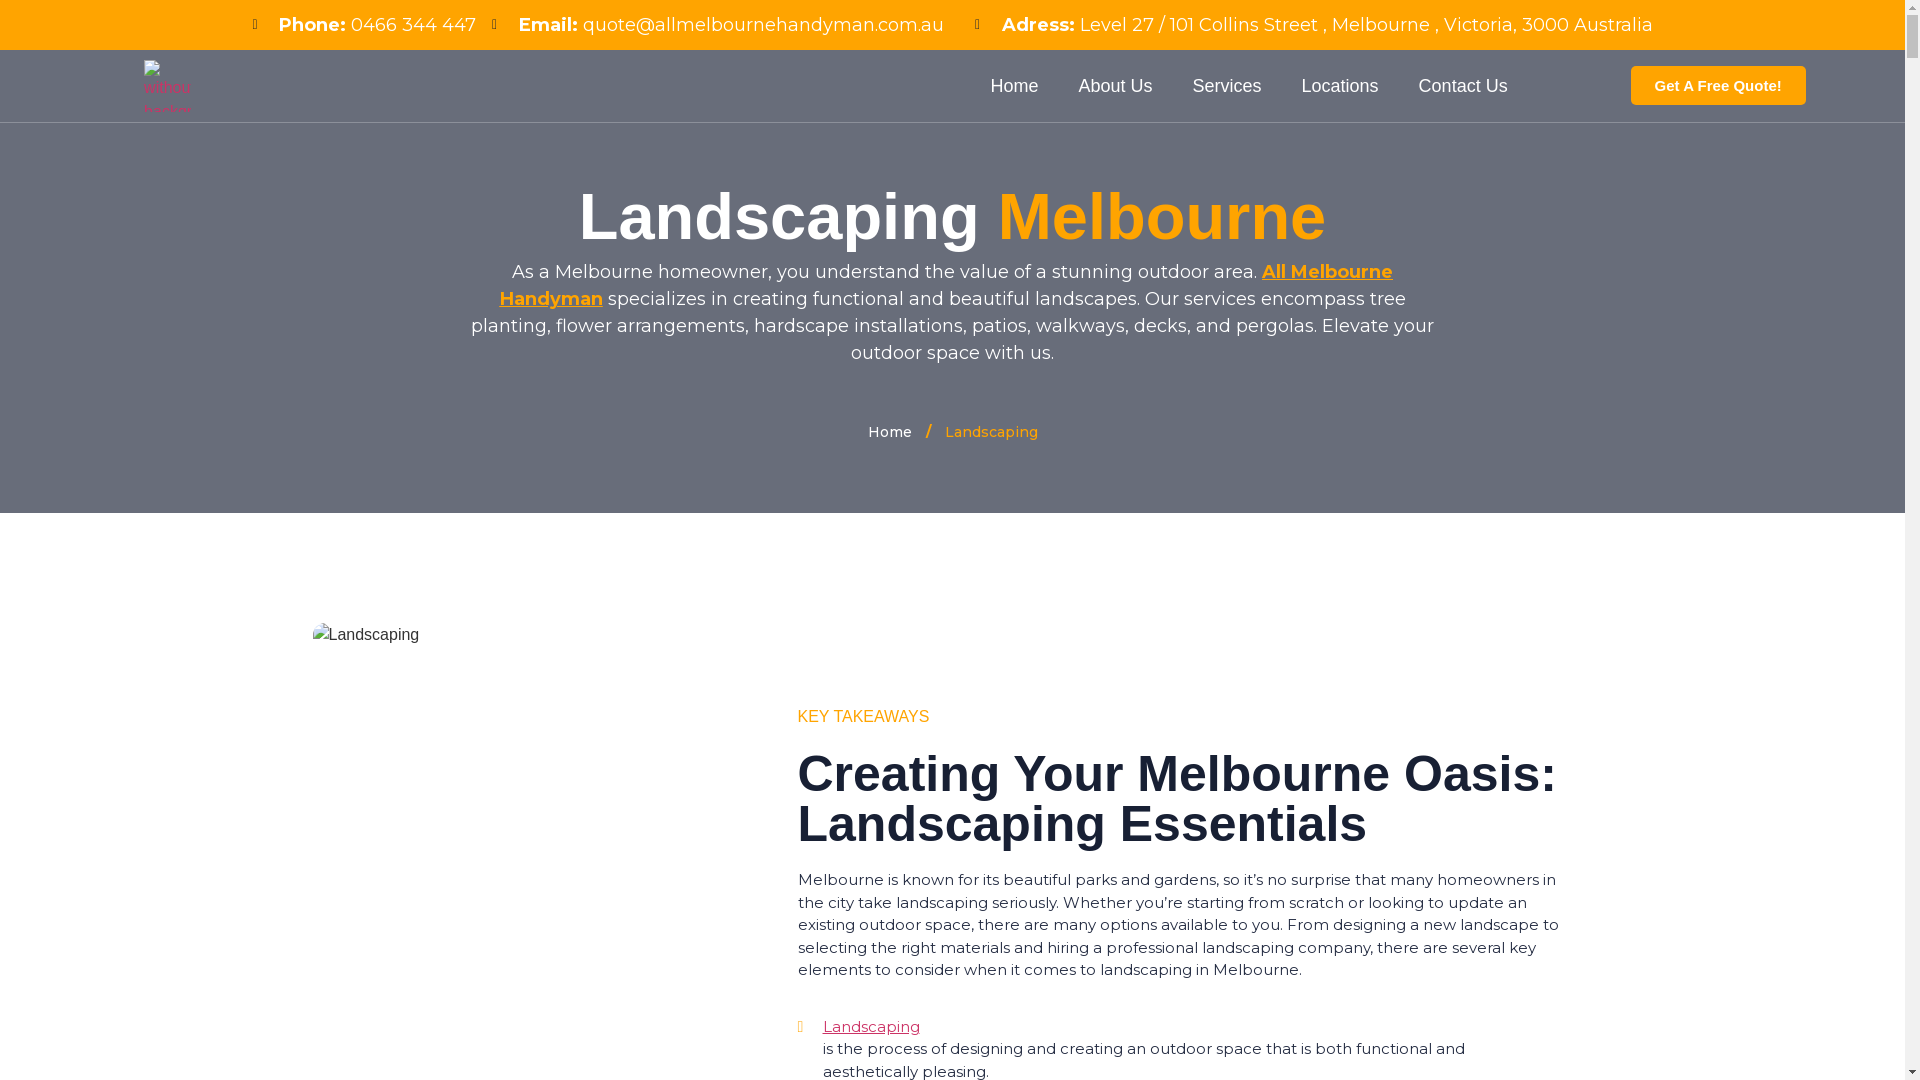 Image resolution: width=1920 pixels, height=1080 pixels. What do you see at coordinates (888, 431) in the screenshot?
I see `'Home'` at bounding box center [888, 431].